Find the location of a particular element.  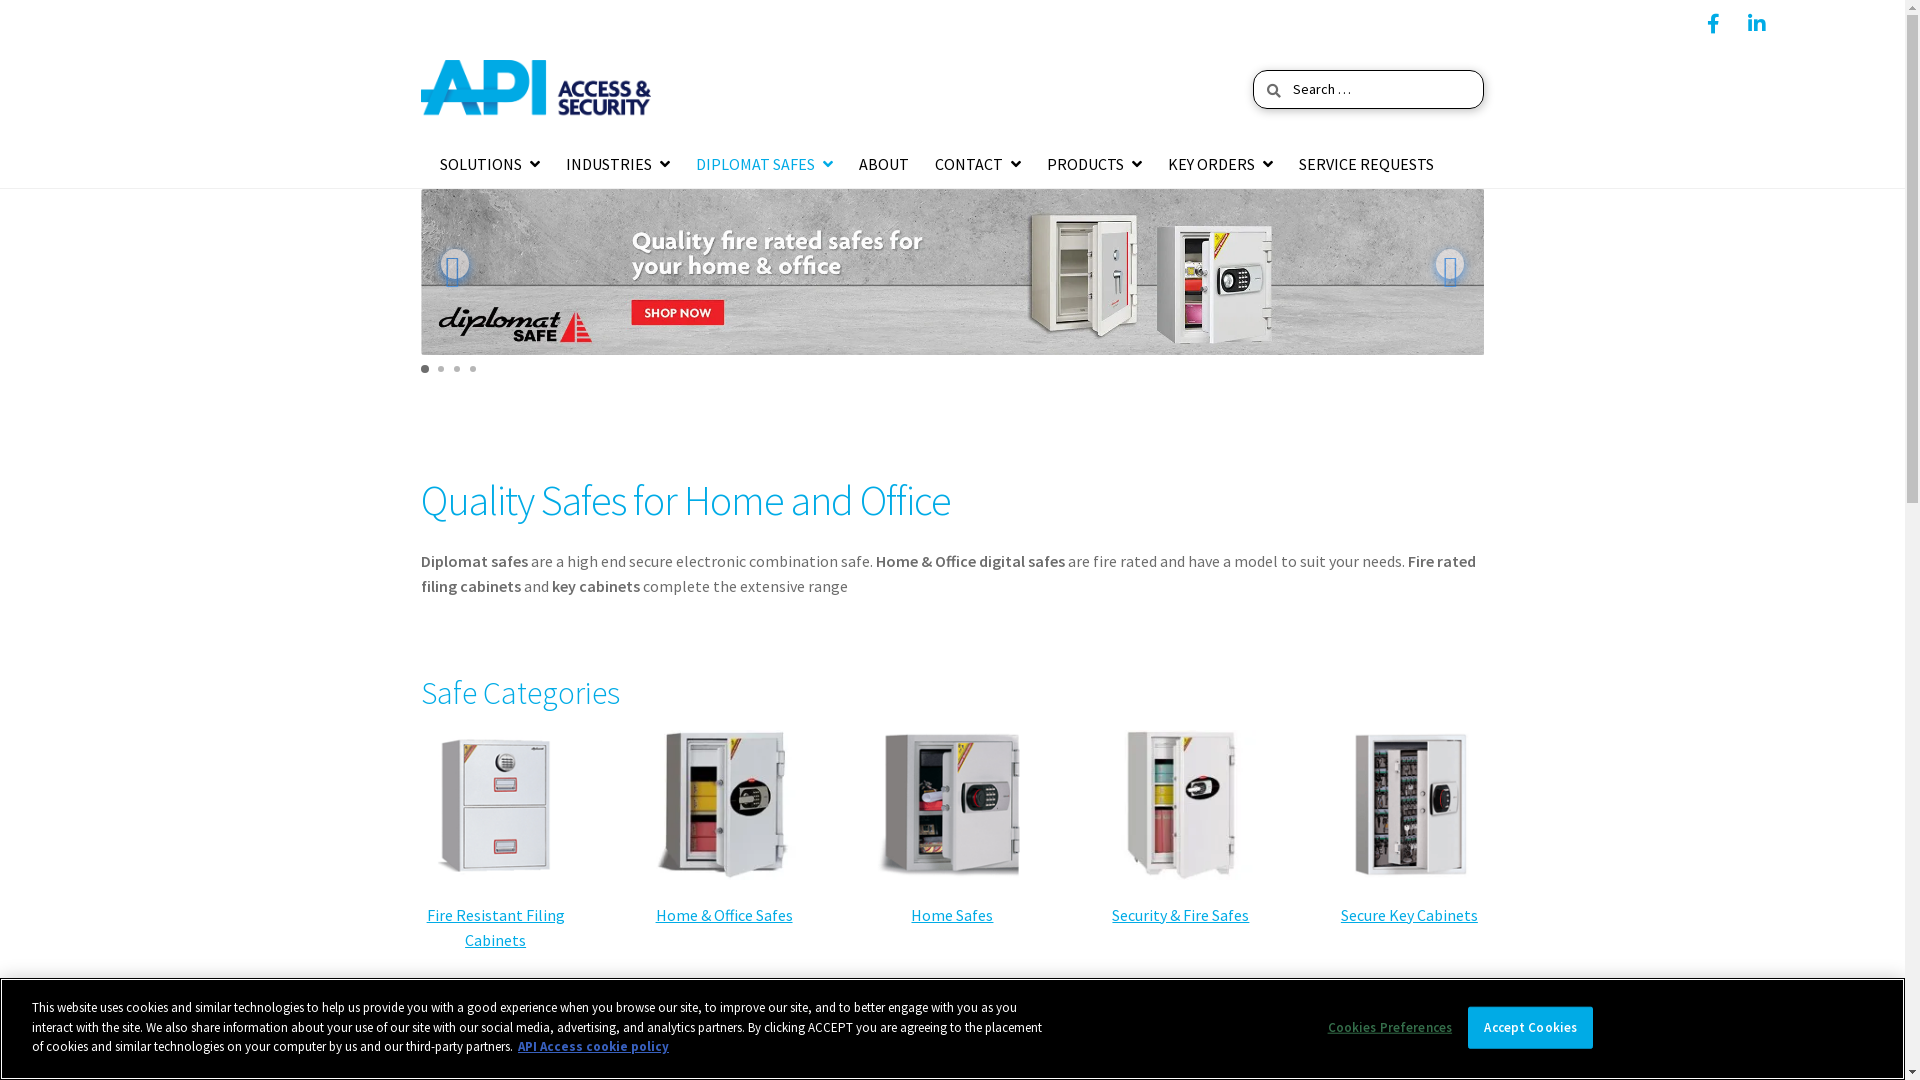

'CONTACT' is located at coordinates (978, 164).